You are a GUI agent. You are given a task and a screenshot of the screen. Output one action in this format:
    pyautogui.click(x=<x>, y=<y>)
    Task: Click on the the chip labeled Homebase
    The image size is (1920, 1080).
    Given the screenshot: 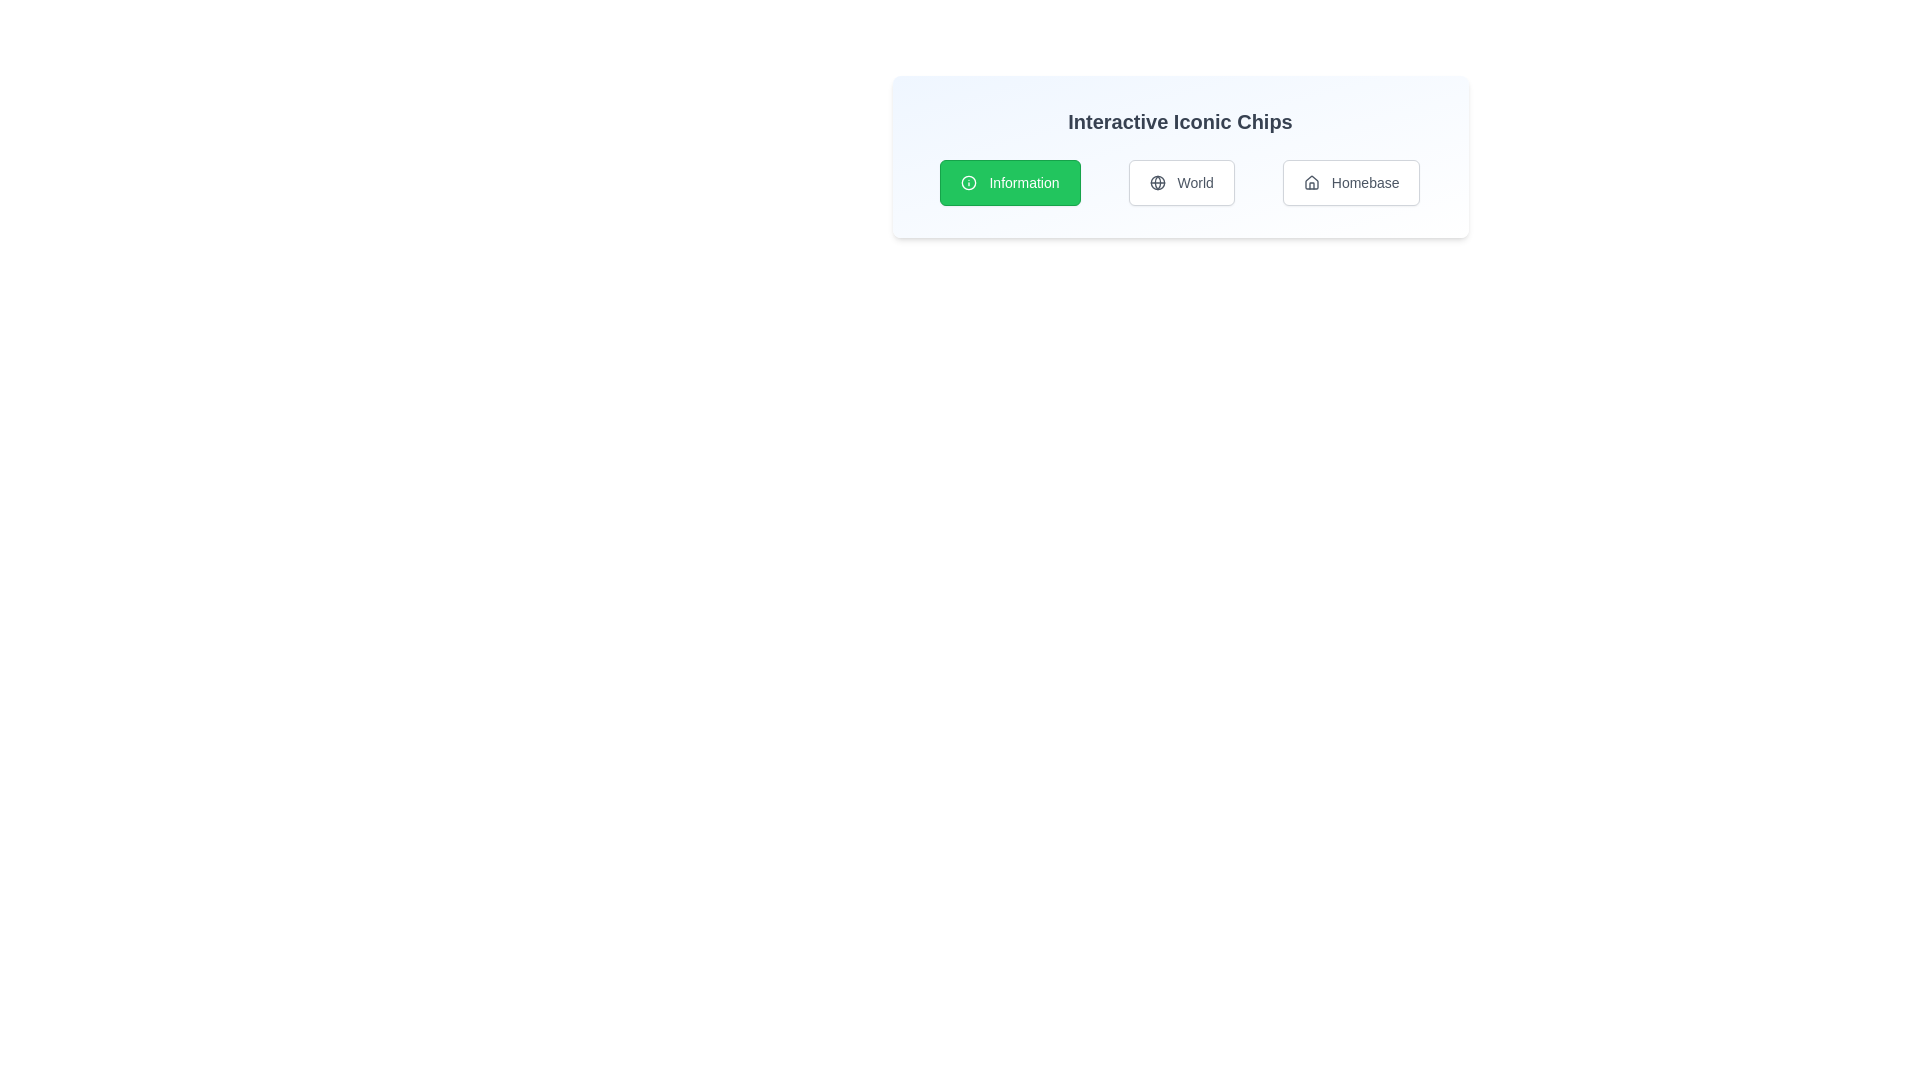 What is the action you would take?
    pyautogui.click(x=1351, y=182)
    